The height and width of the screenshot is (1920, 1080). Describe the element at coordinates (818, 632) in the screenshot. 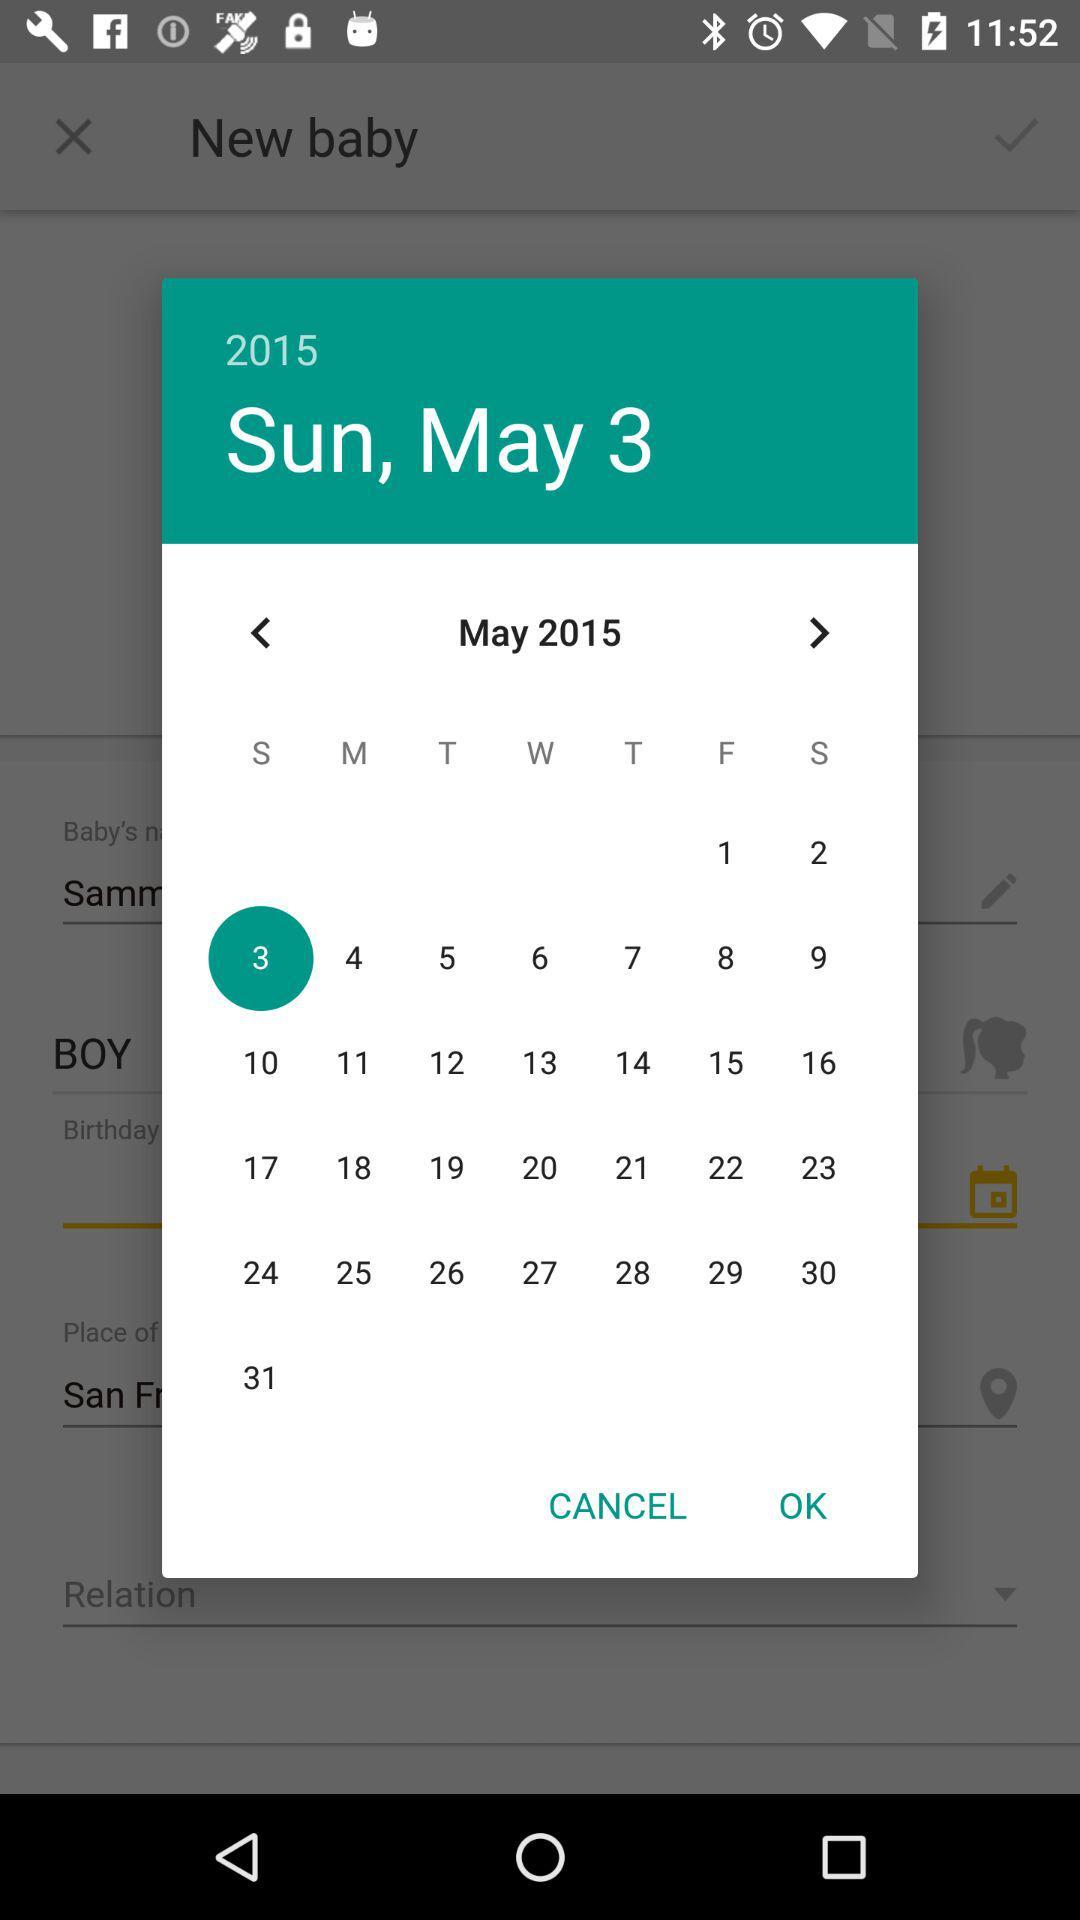

I see `the item at the top right corner` at that location.